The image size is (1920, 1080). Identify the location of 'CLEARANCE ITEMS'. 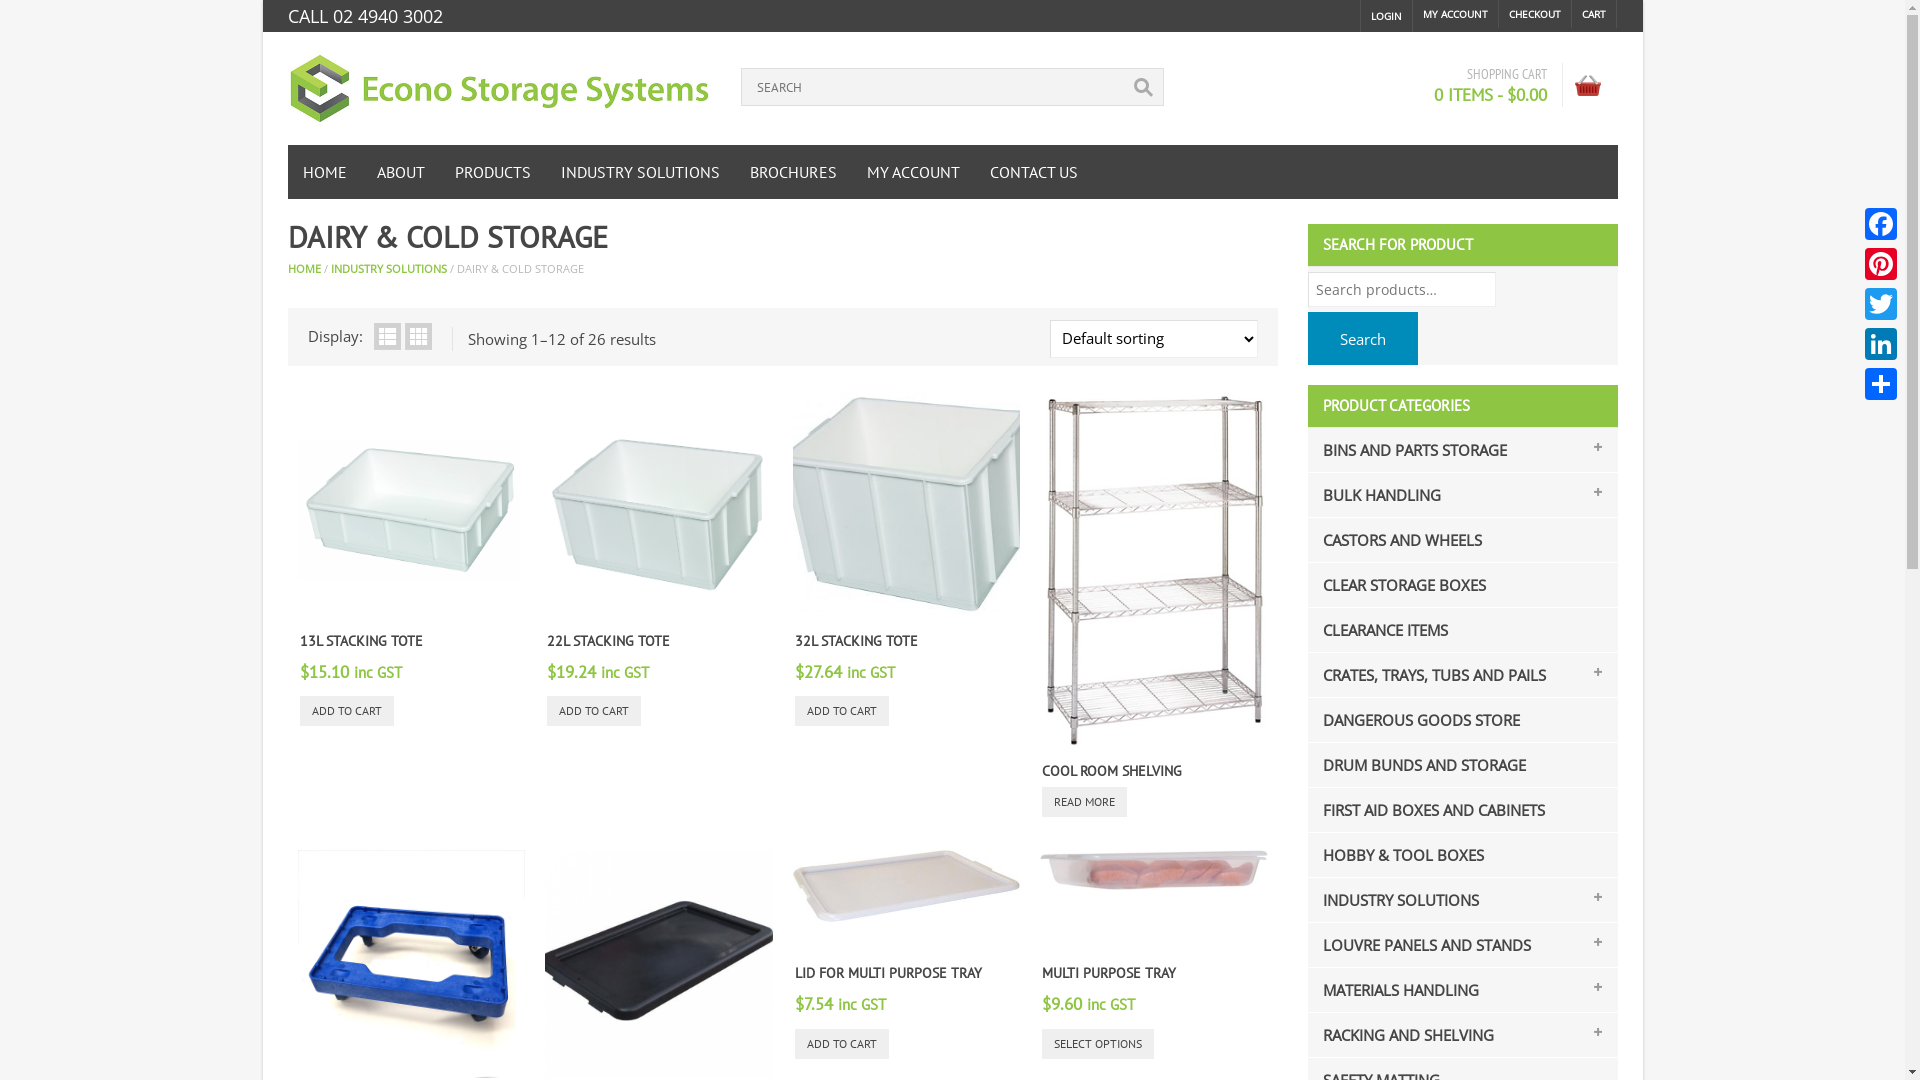
(1377, 628).